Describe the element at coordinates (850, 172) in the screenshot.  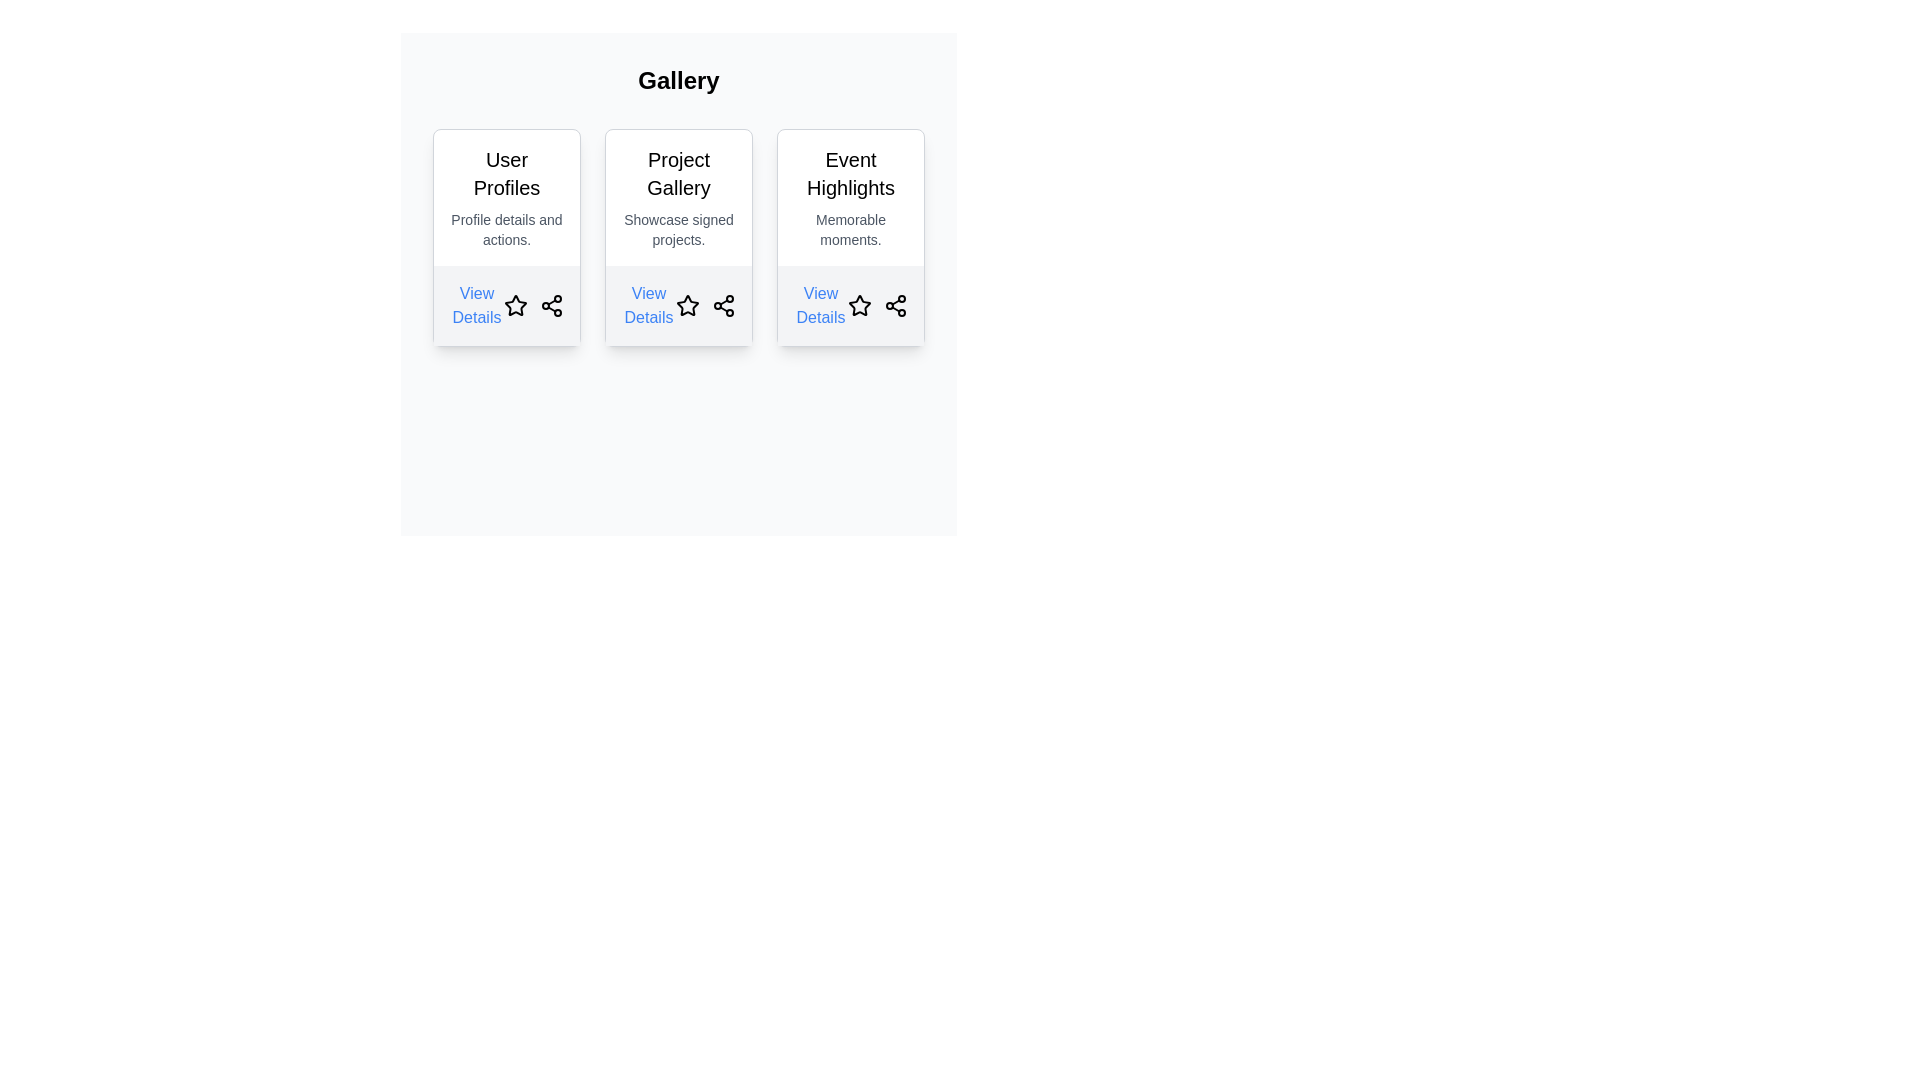
I see `the 'Event Highlights' text label at the top of the rightmost card` at that location.